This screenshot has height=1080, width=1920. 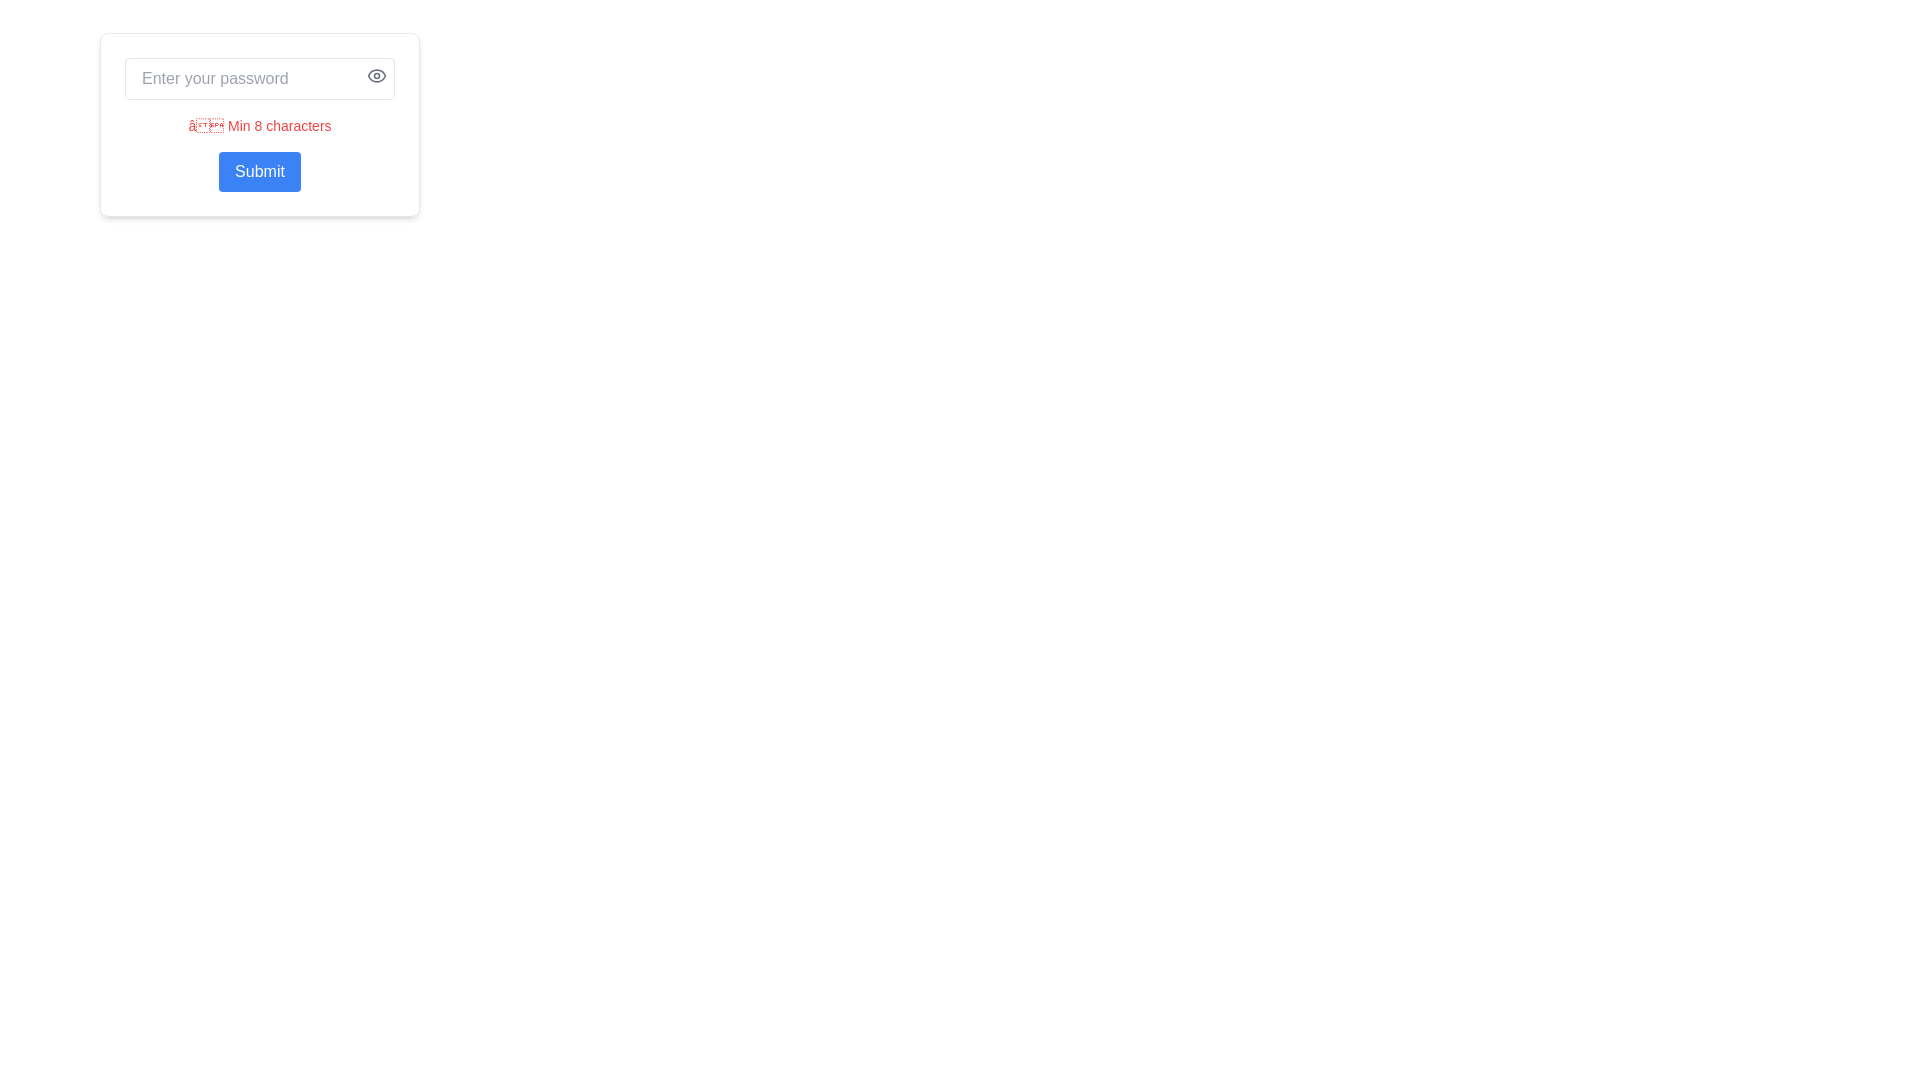 What do you see at coordinates (258, 124) in the screenshot?
I see `the text label displaying the error message 'Min 8 characters' styled in red color, located below the password input field and above the submit button` at bounding box center [258, 124].